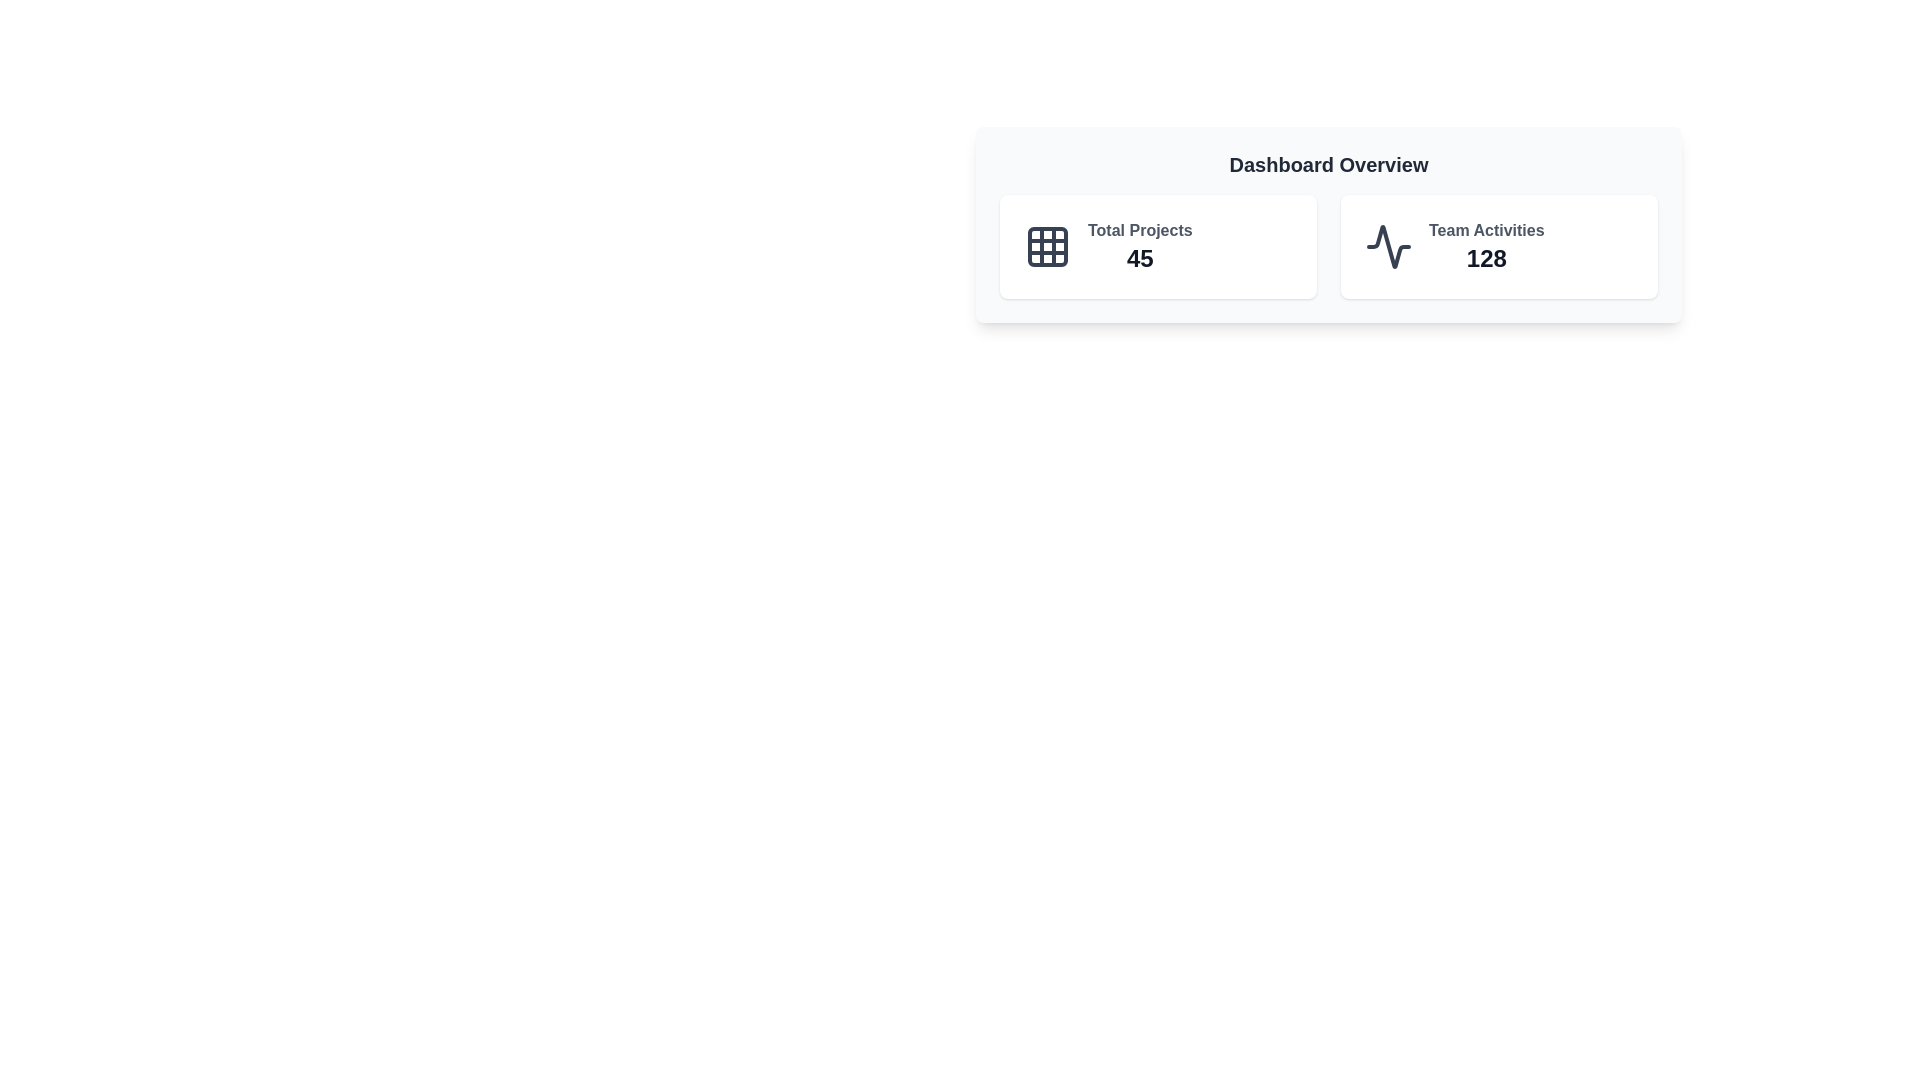  Describe the element at coordinates (1387, 245) in the screenshot. I see `the 'Team Activities' icon located at the top-left area of the 'Team Activities' card on the Dashboard Overview section` at that location.